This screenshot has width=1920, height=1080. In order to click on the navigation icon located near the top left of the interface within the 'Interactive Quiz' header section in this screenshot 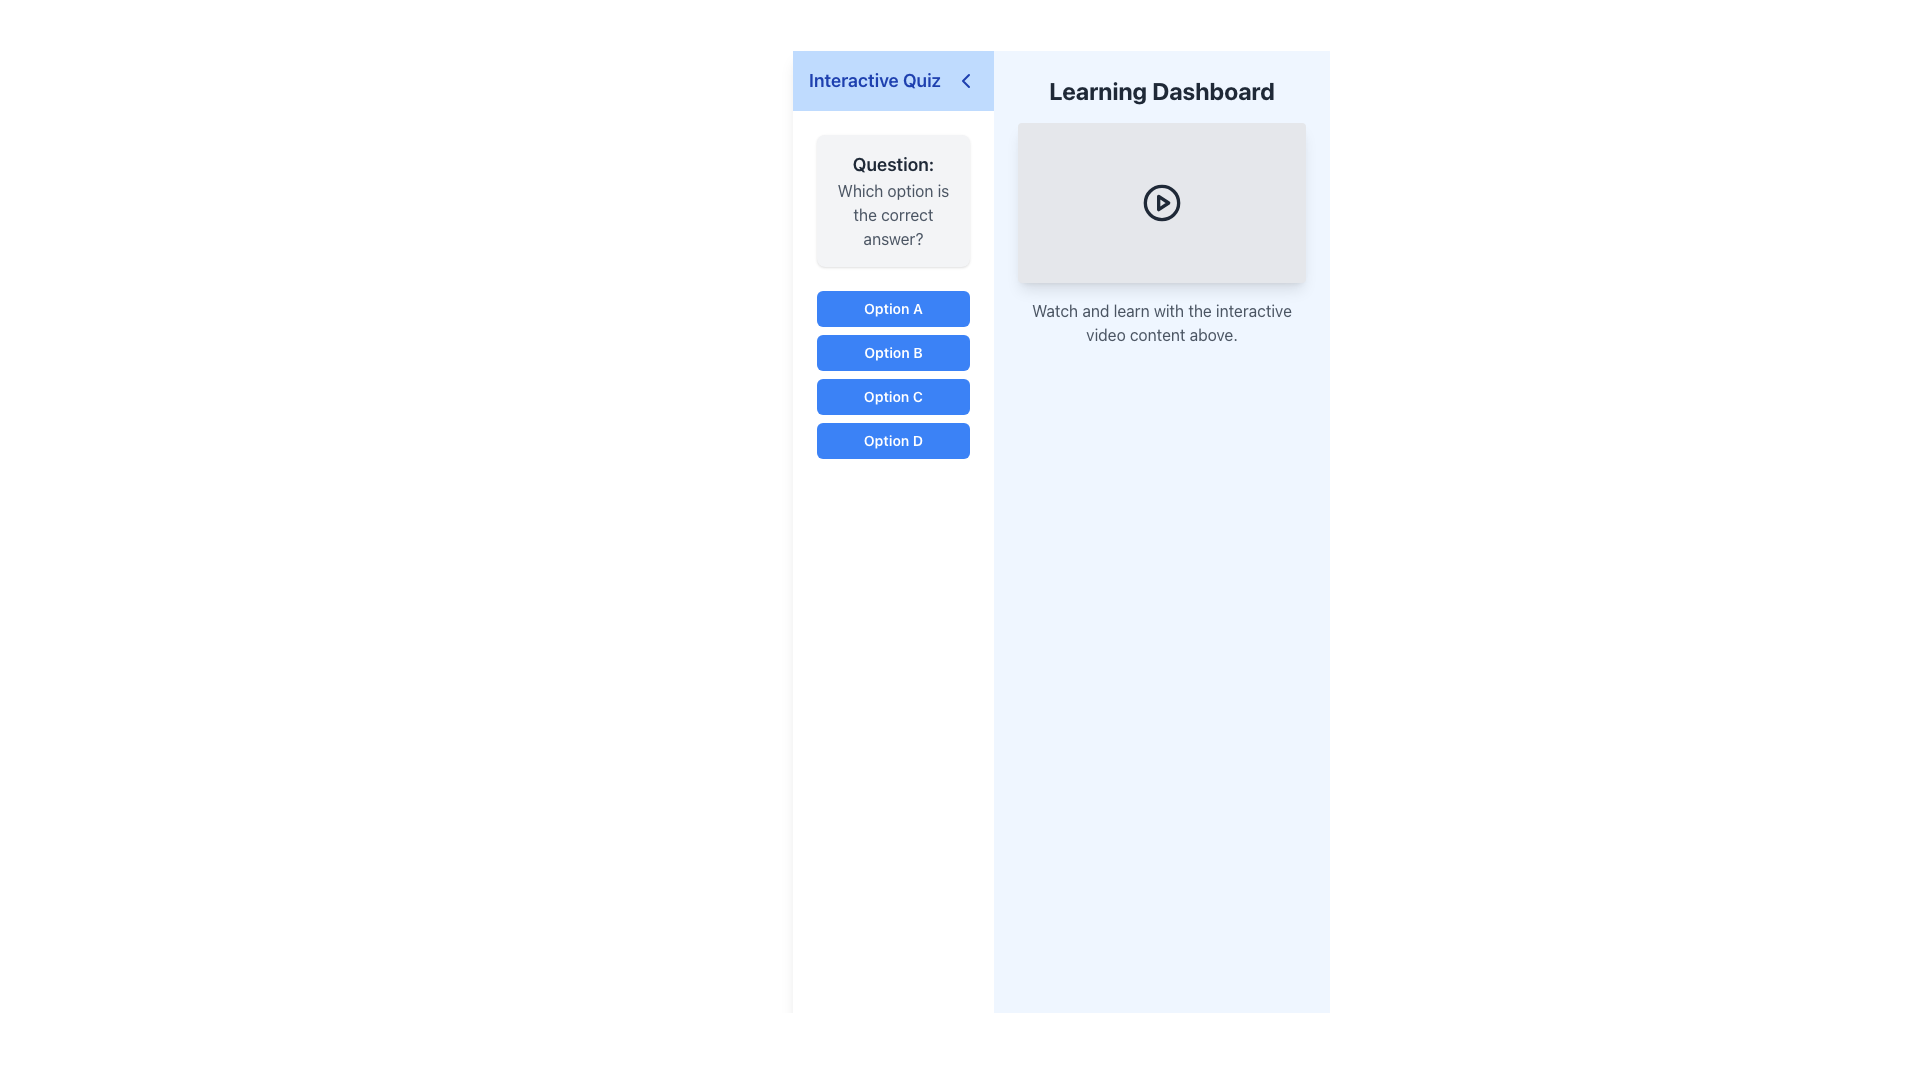, I will do `click(965, 80)`.